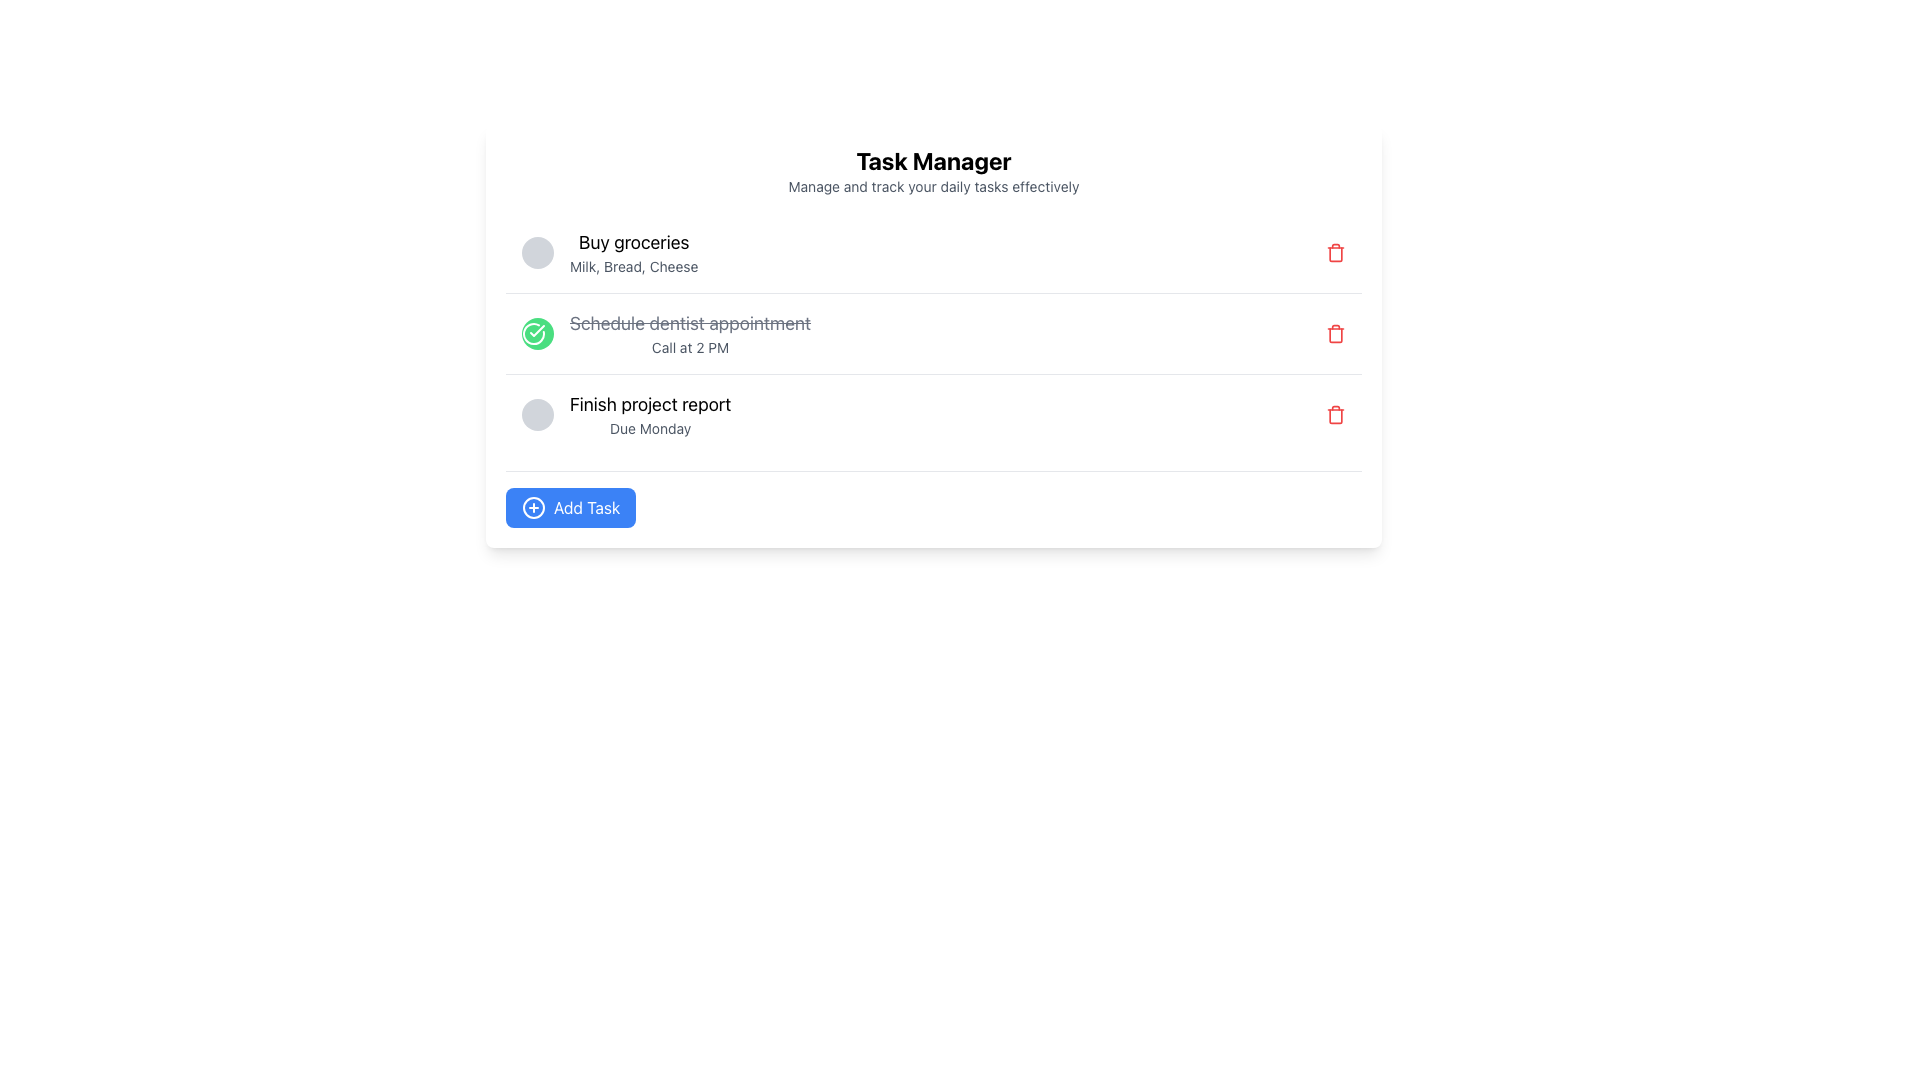  Describe the element at coordinates (537, 252) in the screenshot. I see `the button located at the far left of the row for the task titled 'Buy groceries'` at that location.